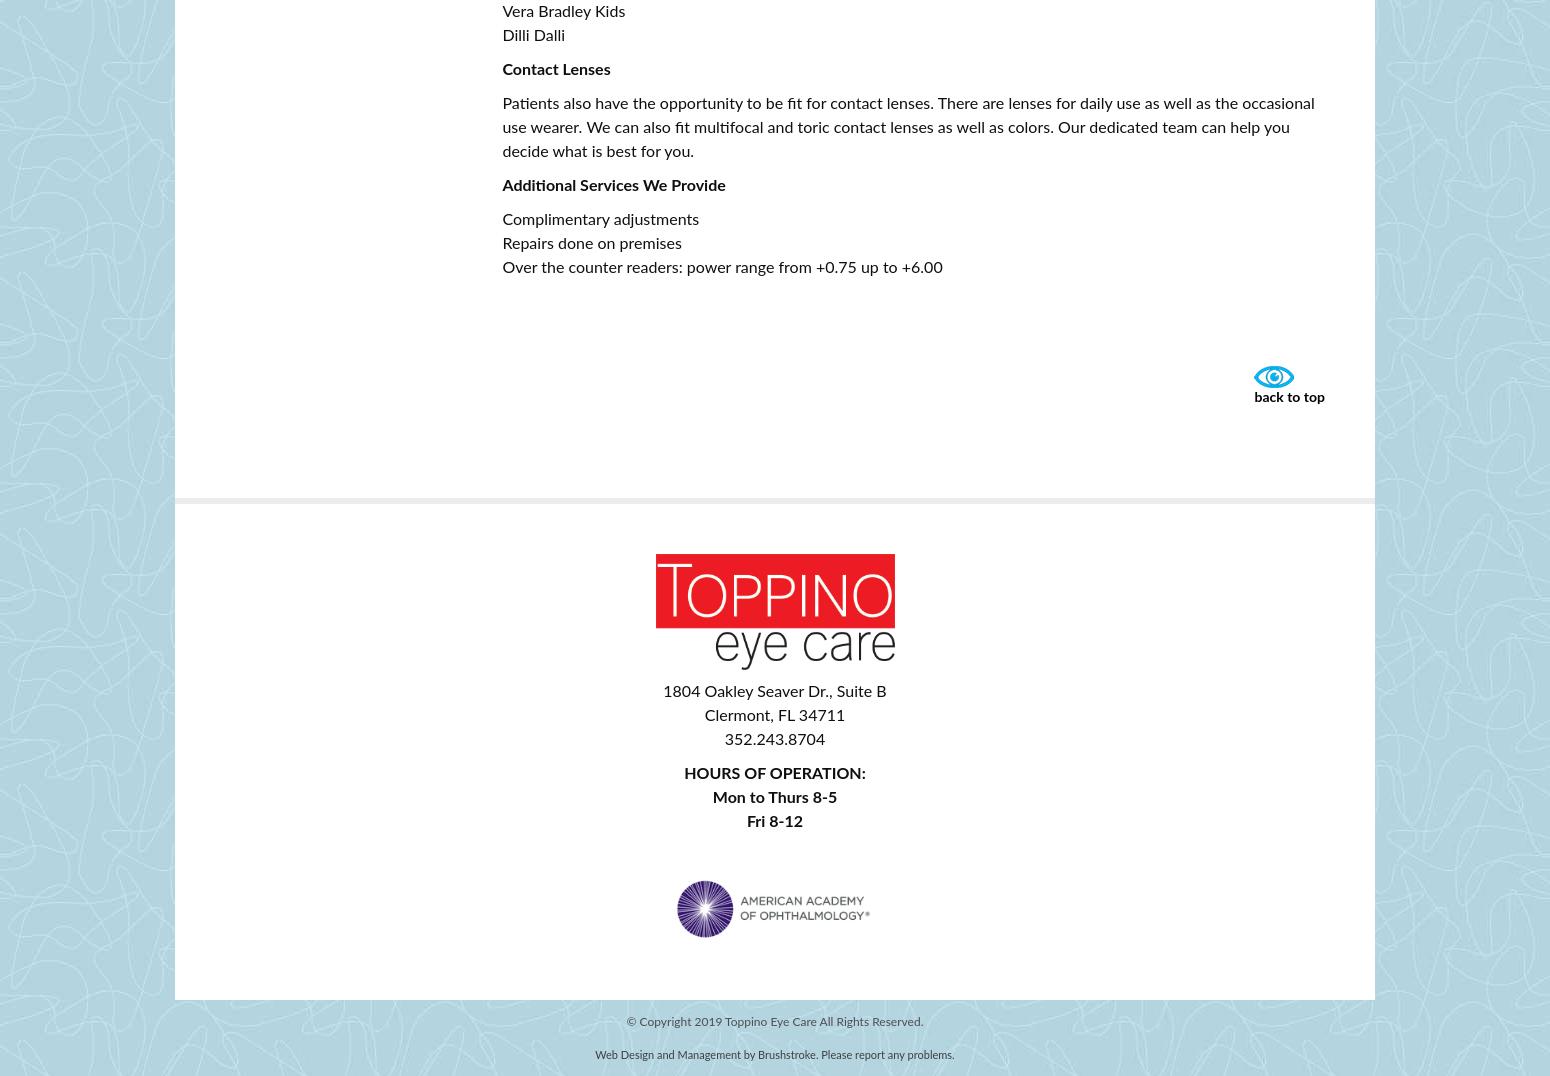 This screenshot has height=1076, width=1550. What do you see at coordinates (774, 797) in the screenshot?
I see `'Mon to Thurs 8-5'` at bounding box center [774, 797].